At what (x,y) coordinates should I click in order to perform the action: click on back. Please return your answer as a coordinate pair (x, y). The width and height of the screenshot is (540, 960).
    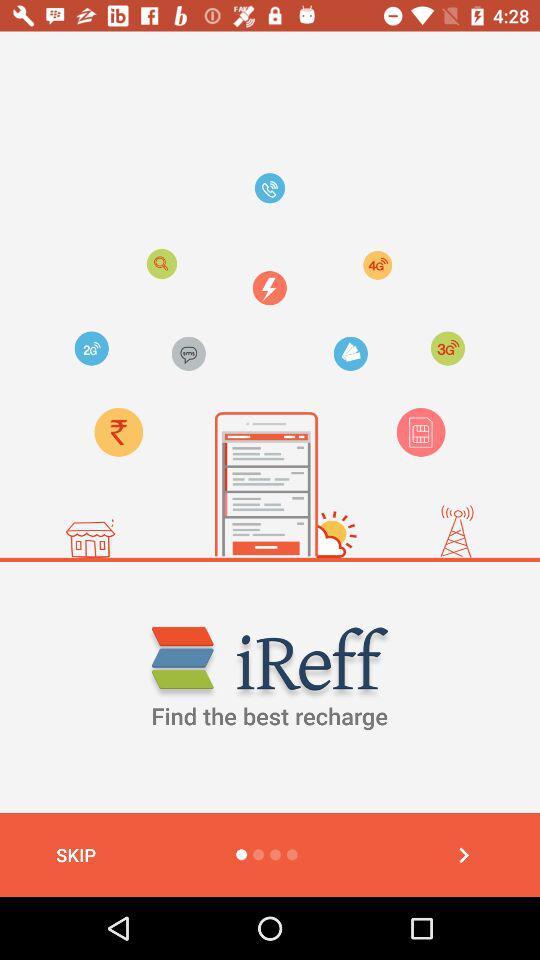
    Looking at the image, I should click on (463, 854).